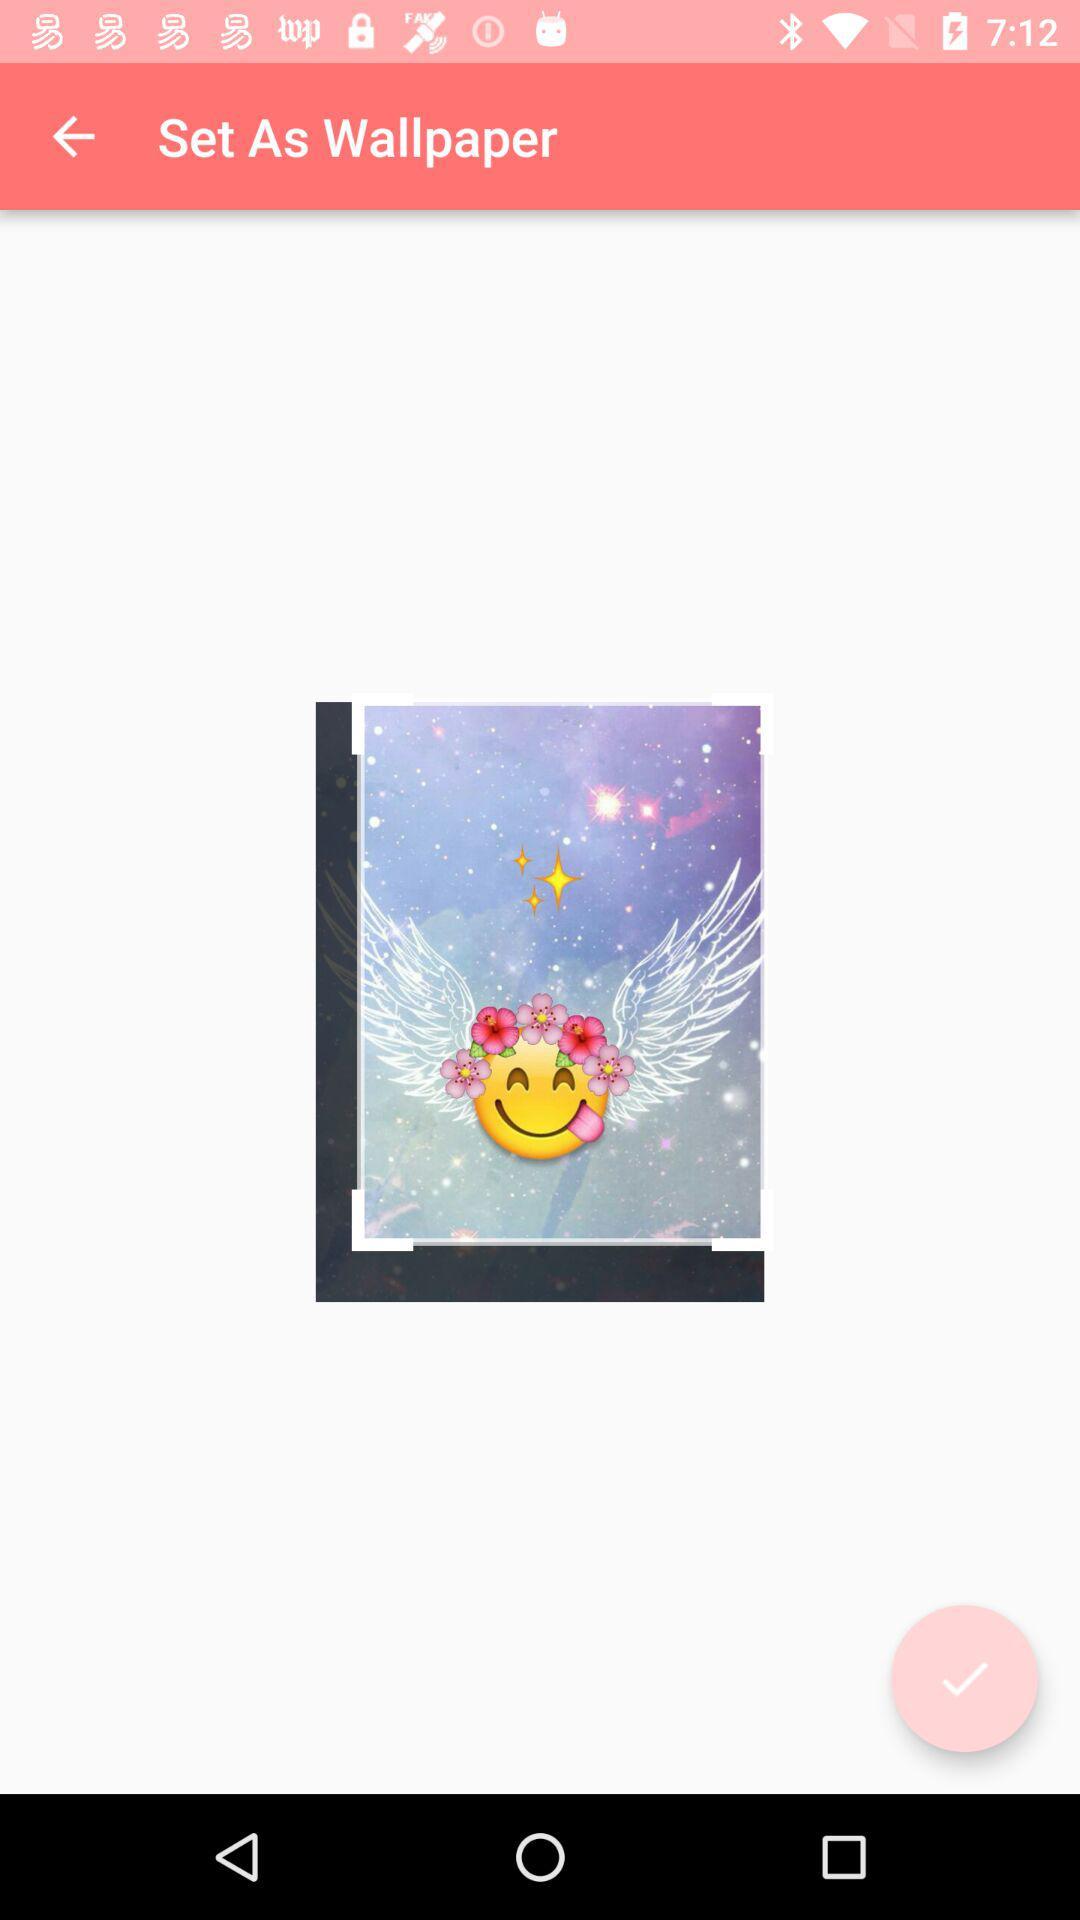 The width and height of the screenshot is (1080, 1920). What do you see at coordinates (72, 135) in the screenshot?
I see `the item next to the set as wallpaper icon` at bounding box center [72, 135].